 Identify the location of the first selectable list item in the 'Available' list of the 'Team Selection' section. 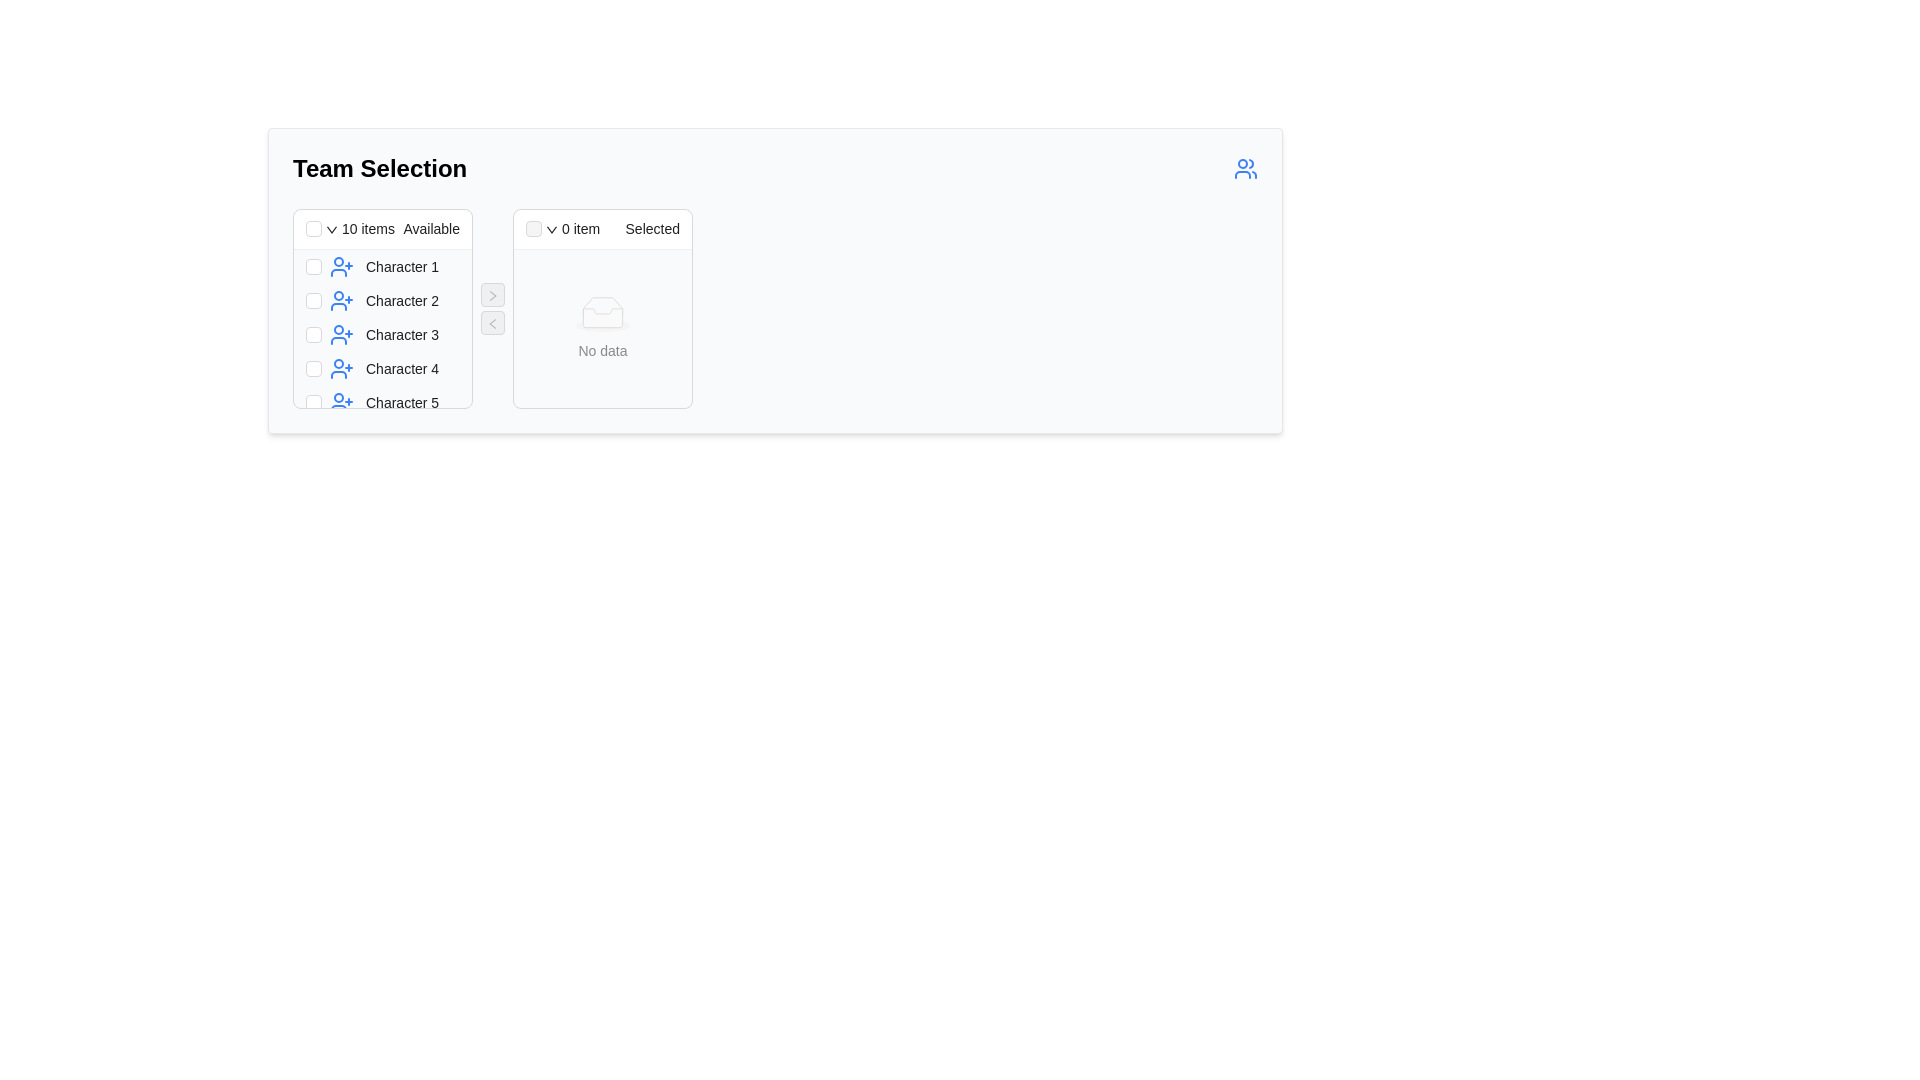
(394, 265).